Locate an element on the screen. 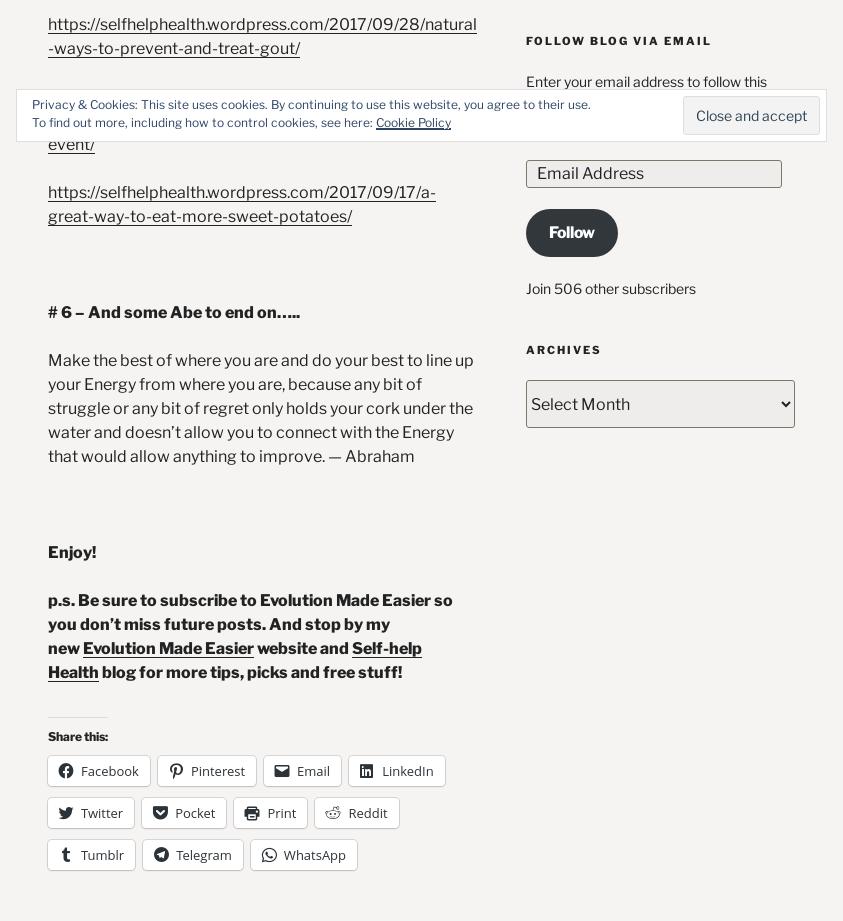 The image size is (843, 921). 'Reddit' is located at coordinates (366, 811).